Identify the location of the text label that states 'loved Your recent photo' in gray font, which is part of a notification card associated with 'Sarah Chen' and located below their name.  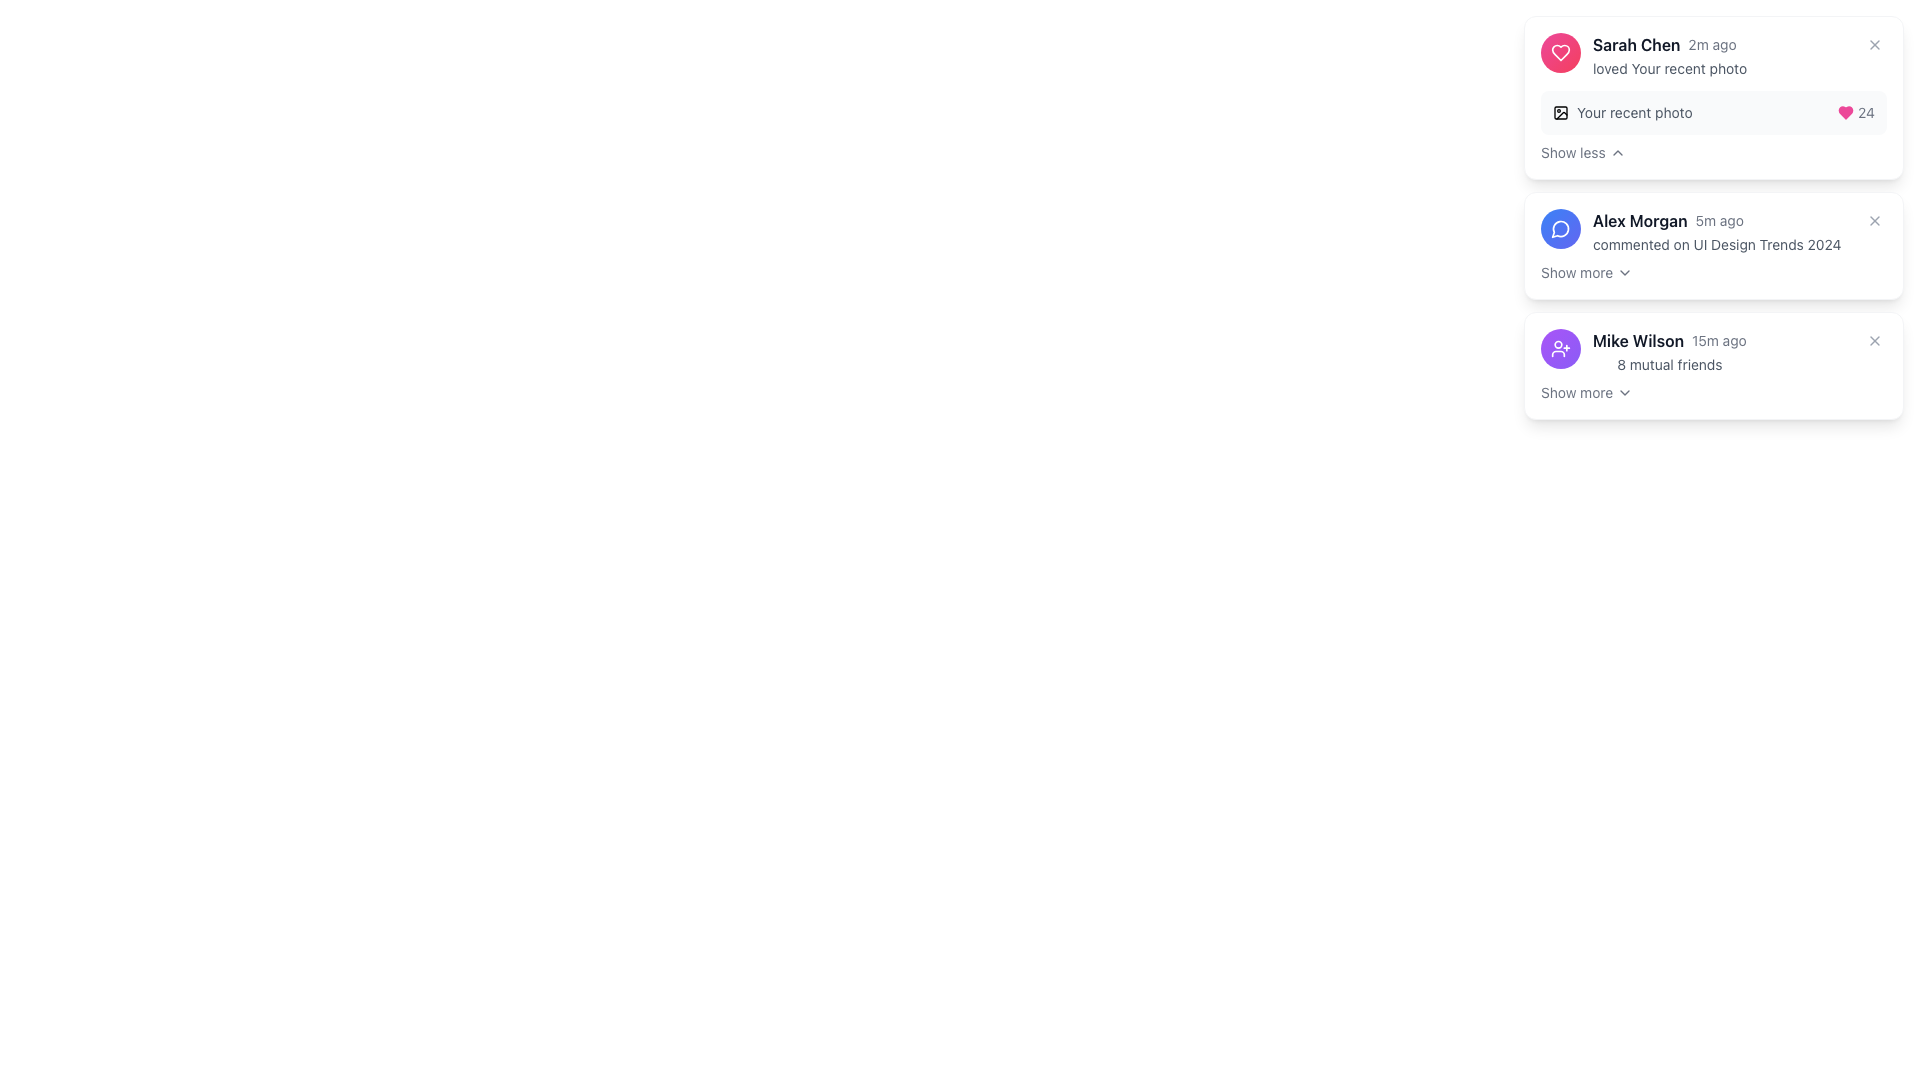
(1670, 67).